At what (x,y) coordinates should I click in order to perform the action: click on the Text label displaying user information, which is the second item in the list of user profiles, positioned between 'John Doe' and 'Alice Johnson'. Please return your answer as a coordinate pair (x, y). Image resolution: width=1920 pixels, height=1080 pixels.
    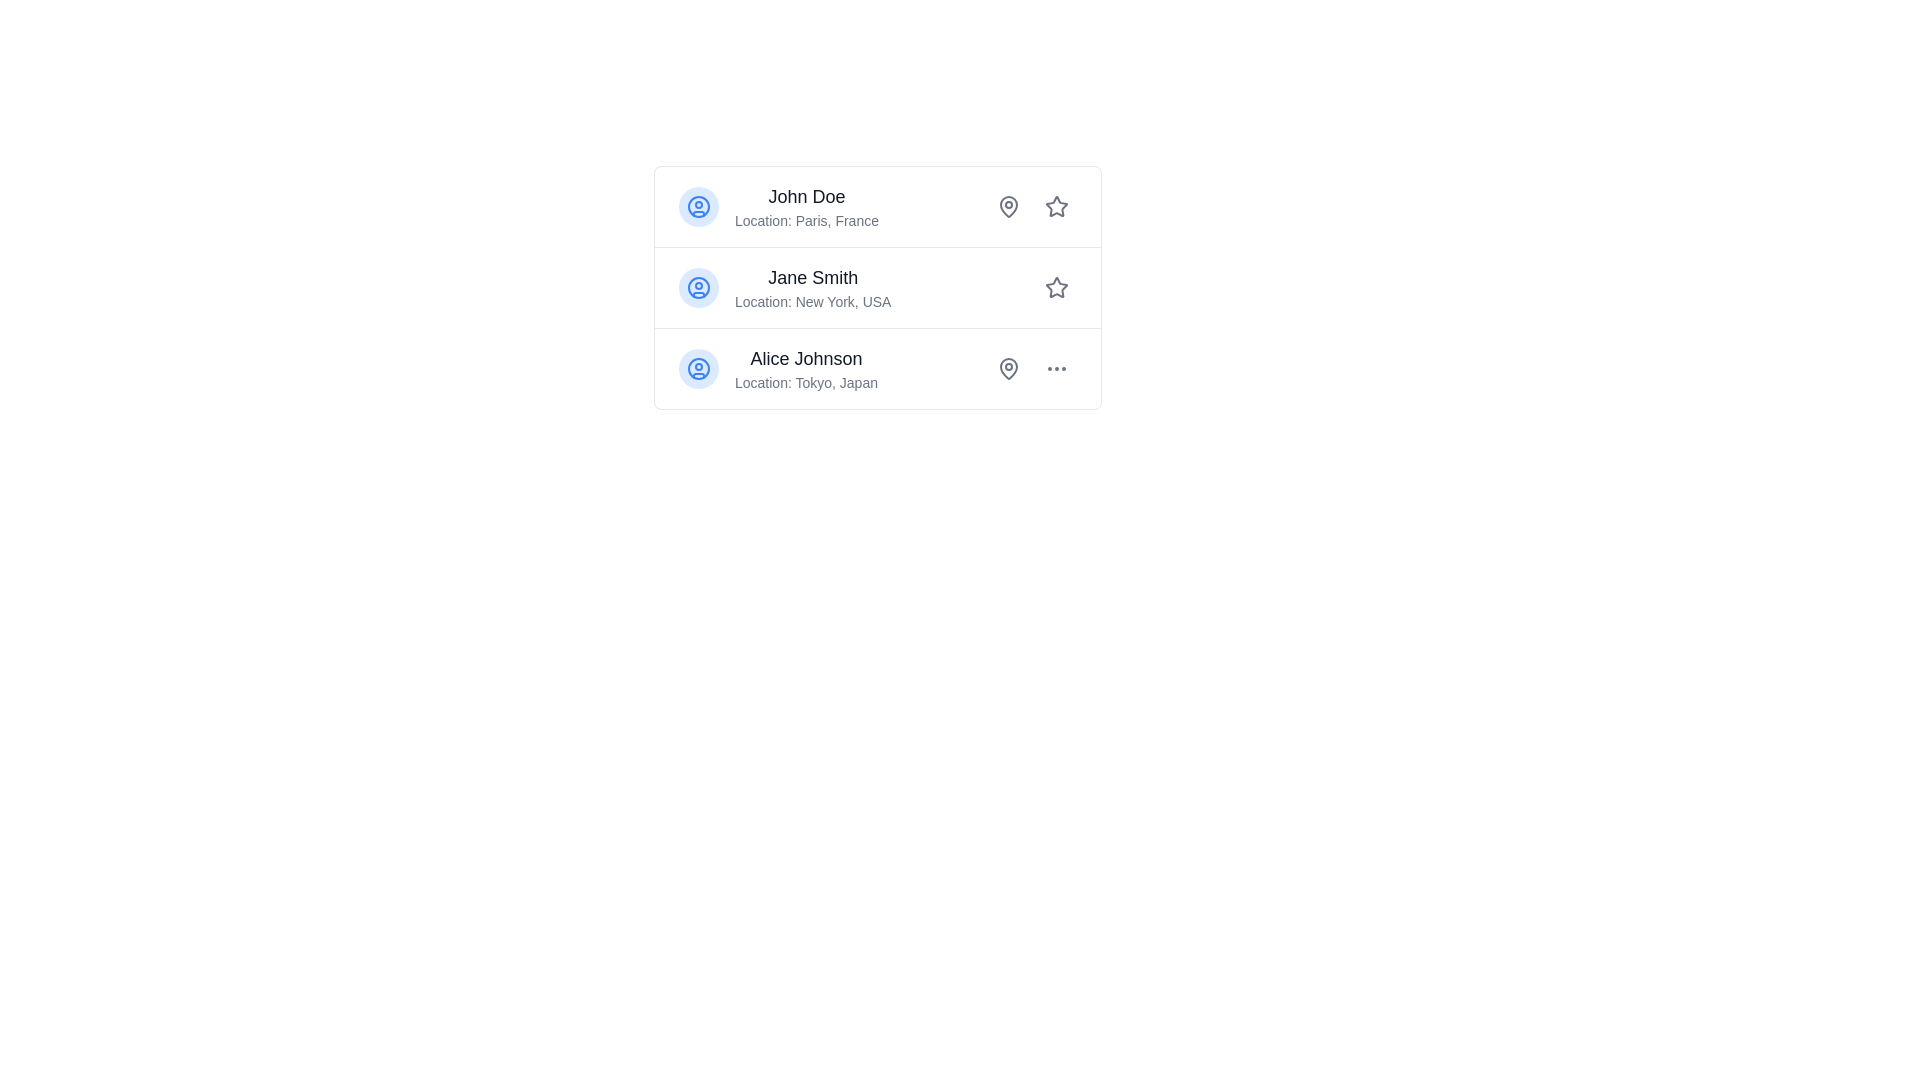
    Looking at the image, I should click on (784, 288).